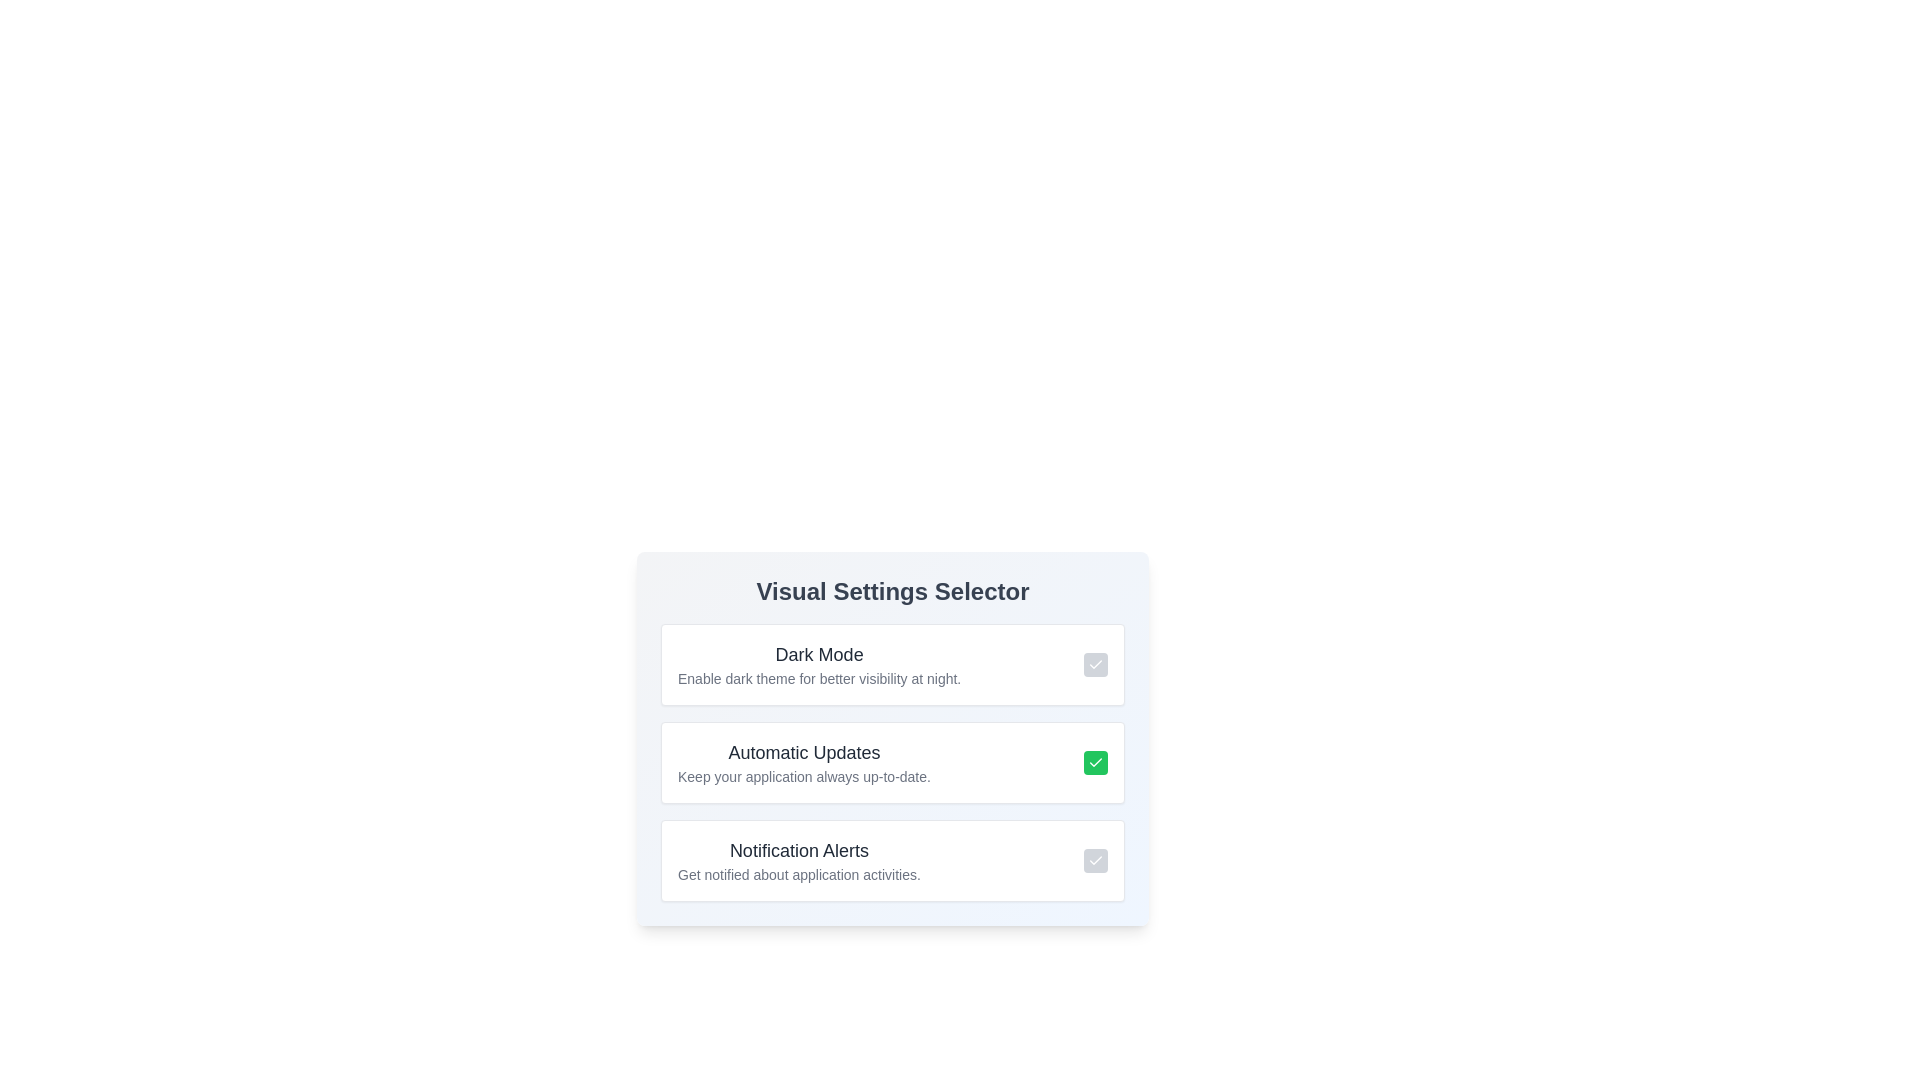  Describe the element at coordinates (1094, 763) in the screenshot. I see `the toggle state icon for 'Automatic Updates' located` at that location.